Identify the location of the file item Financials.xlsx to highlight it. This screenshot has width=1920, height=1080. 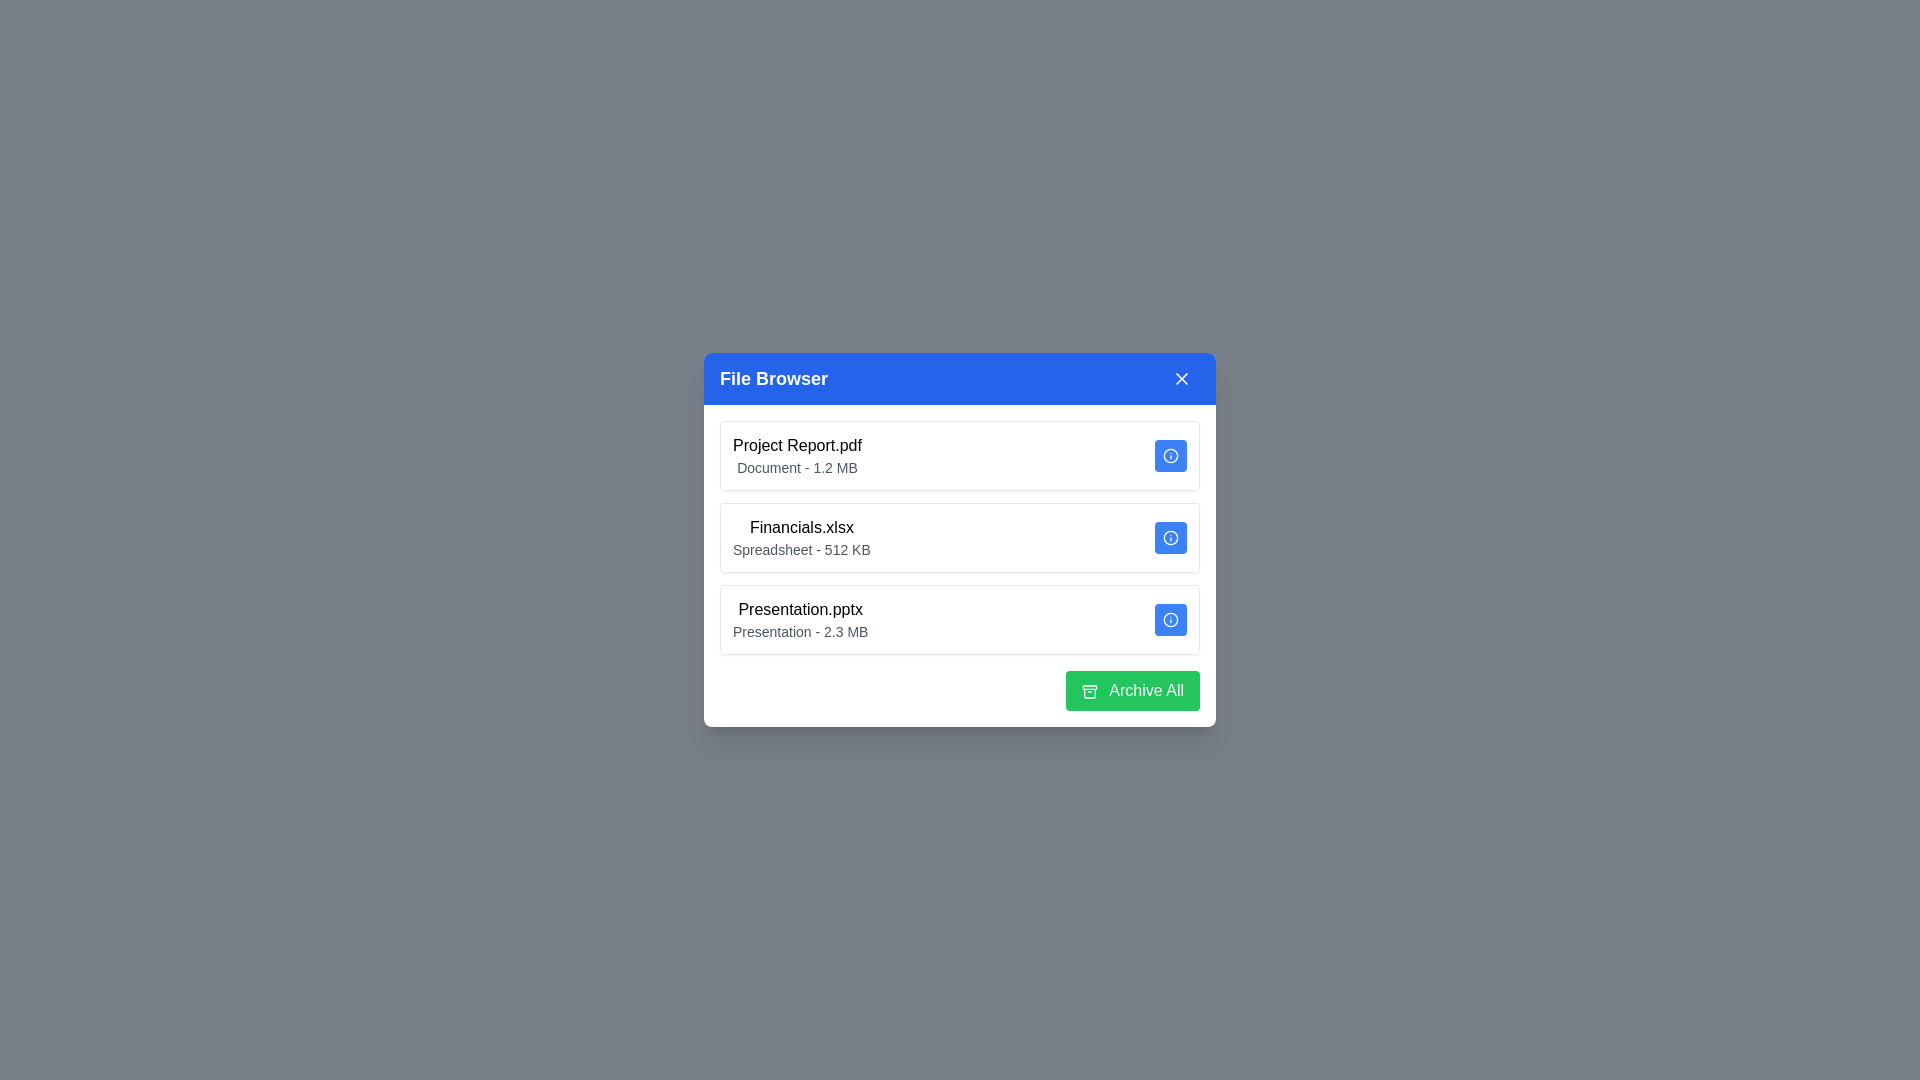
(960, 536).